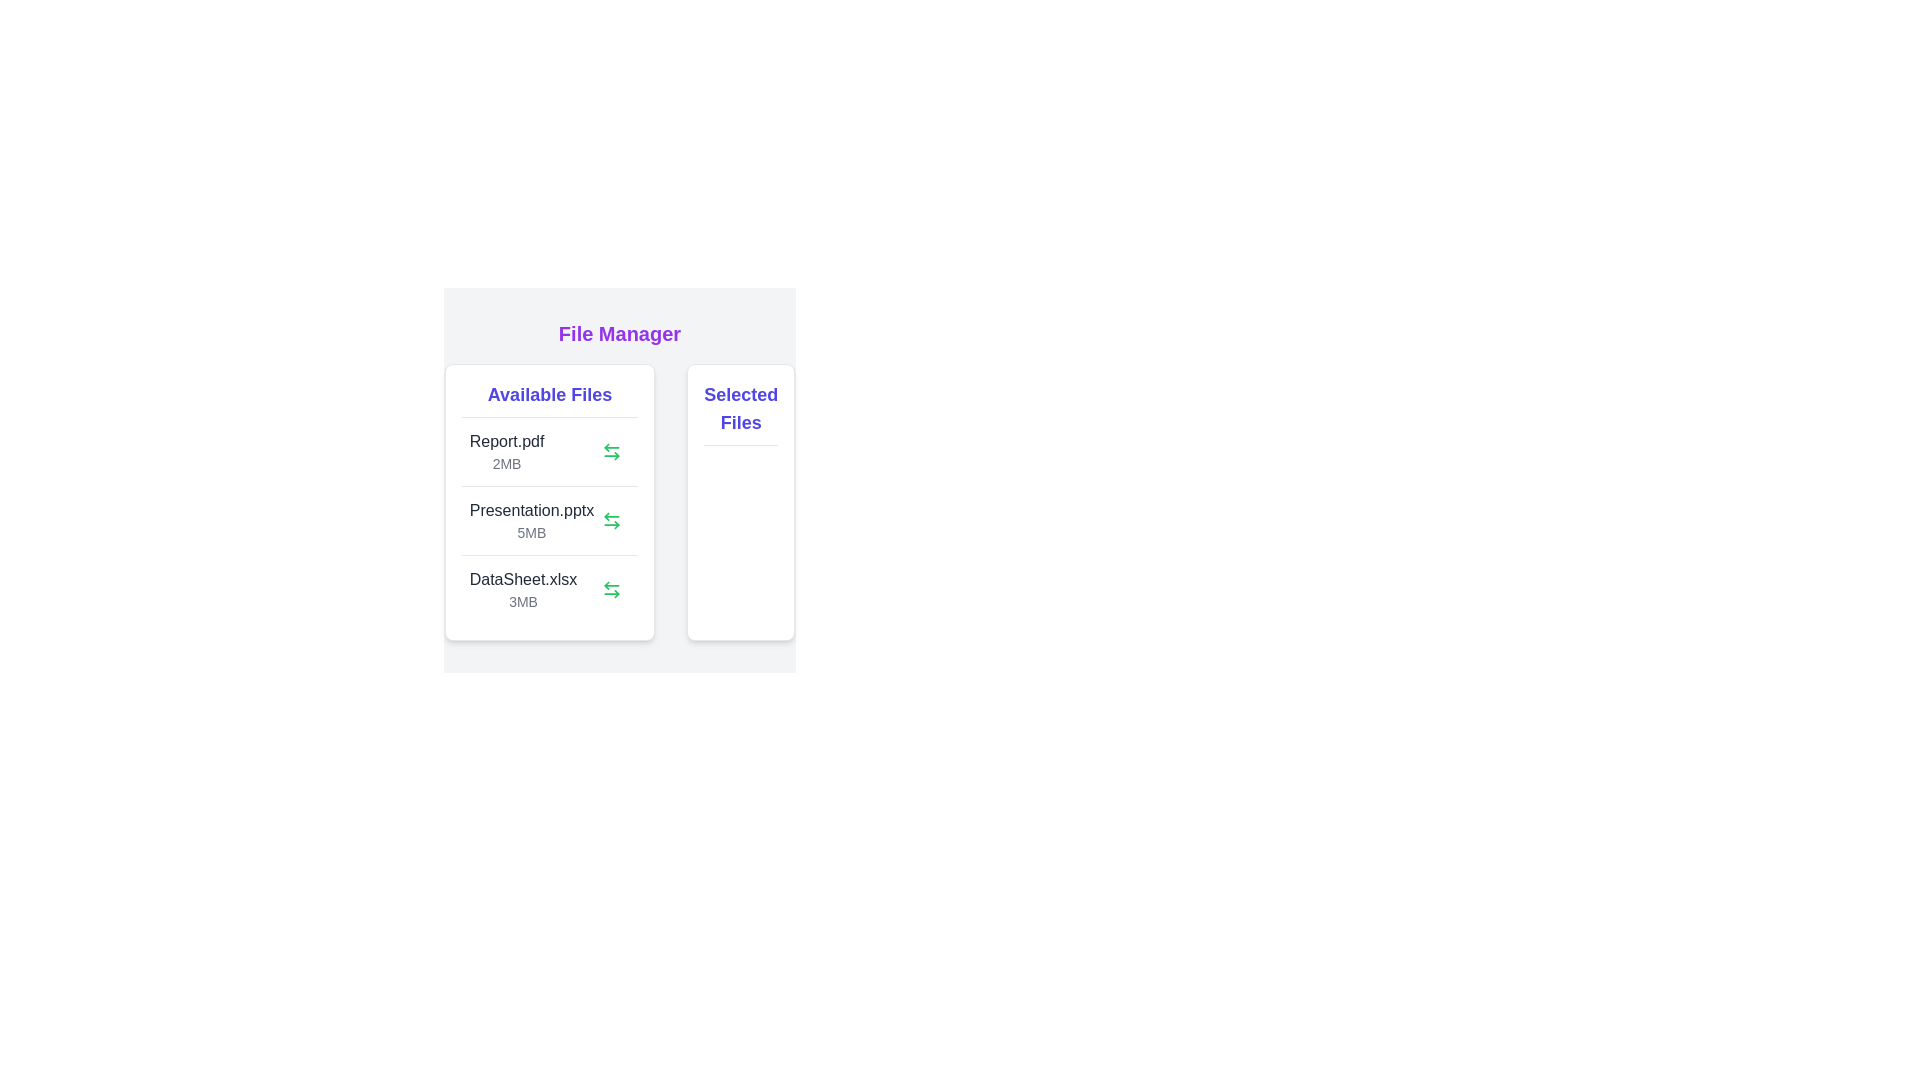  I want to click on the bold and large 'File Manager' static header text styled in purple, which is centrally aligned at the top of the interface, so click(618, 333).